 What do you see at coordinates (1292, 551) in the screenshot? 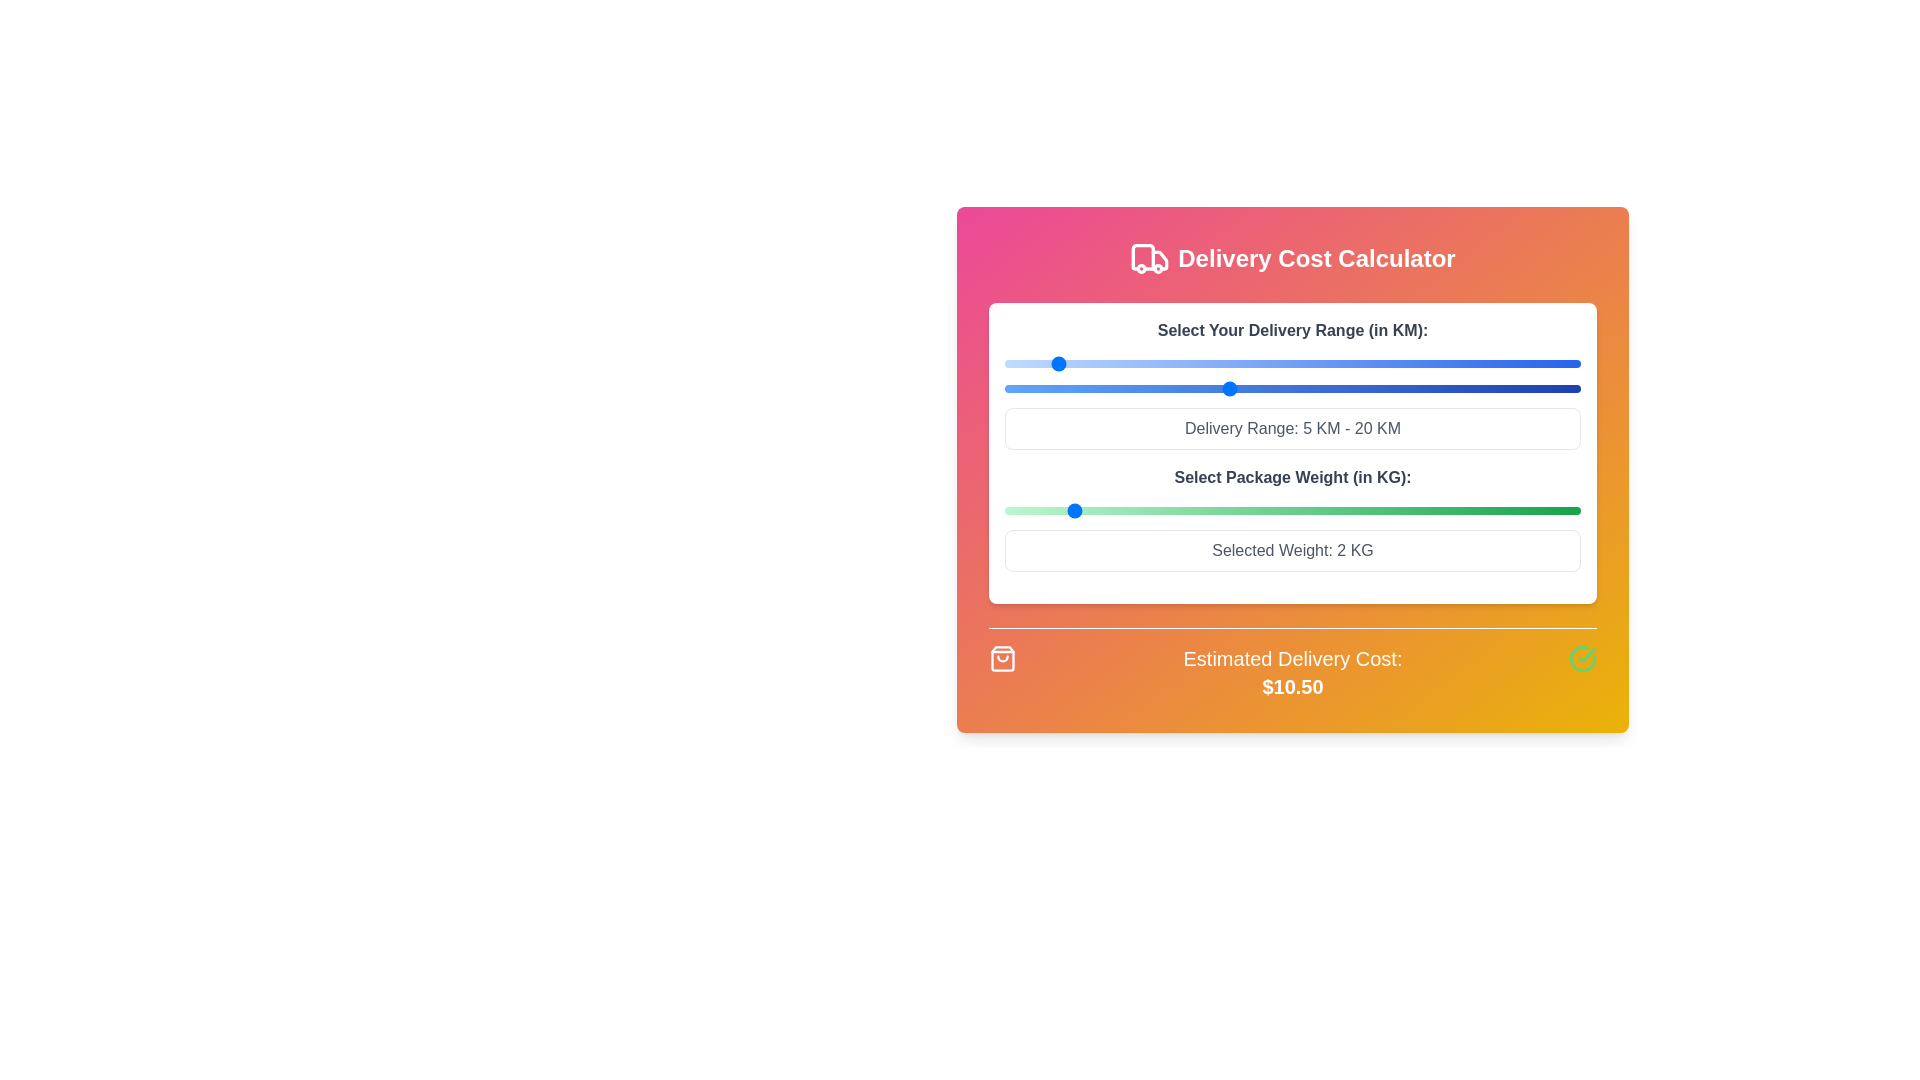
I see `the Text Label that displays 'Selected Weight: 2 KG', which has a white background and a light gray border, located below the green slider bar in the 'Select Package Weight (in KG):' section` at bounding box center [1292, 551].